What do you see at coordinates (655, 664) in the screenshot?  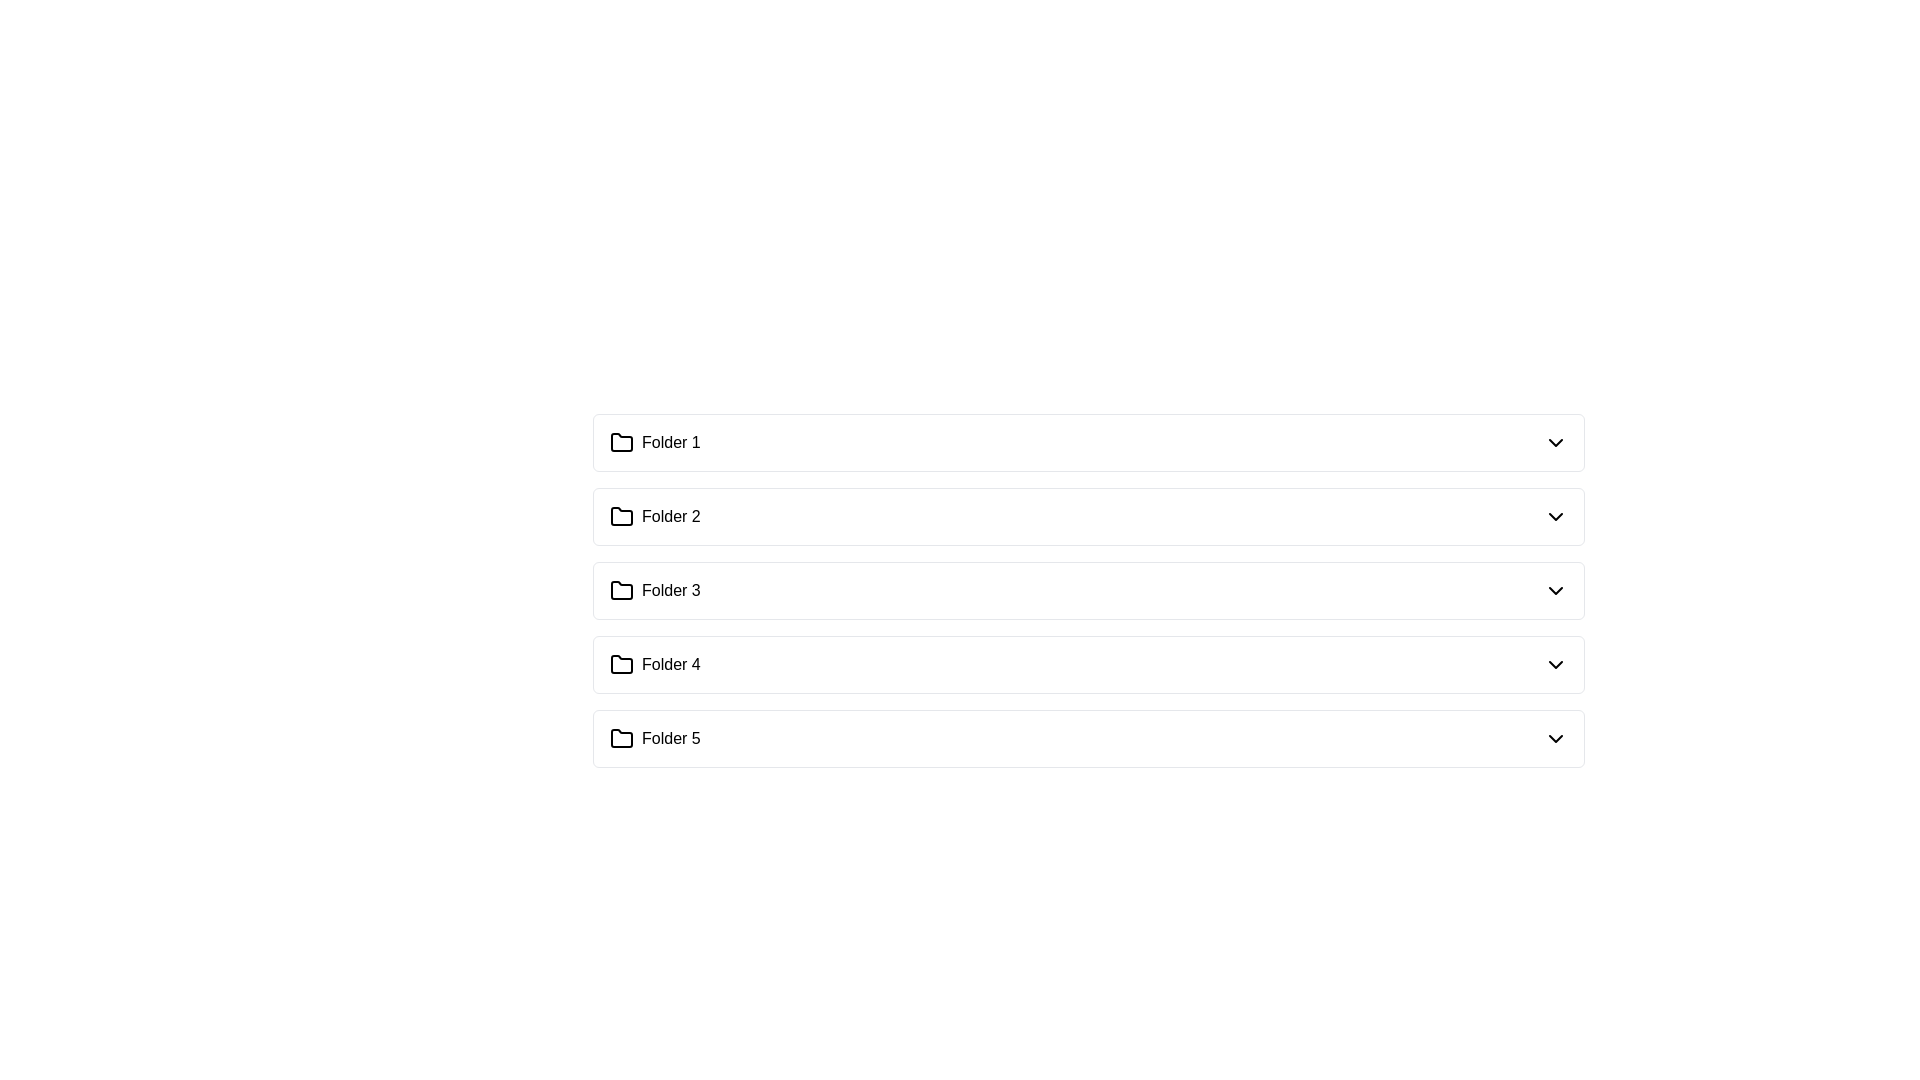 I see `the fourth list item corresponding to 'Folder 4'` at bounding box center [655, 664].